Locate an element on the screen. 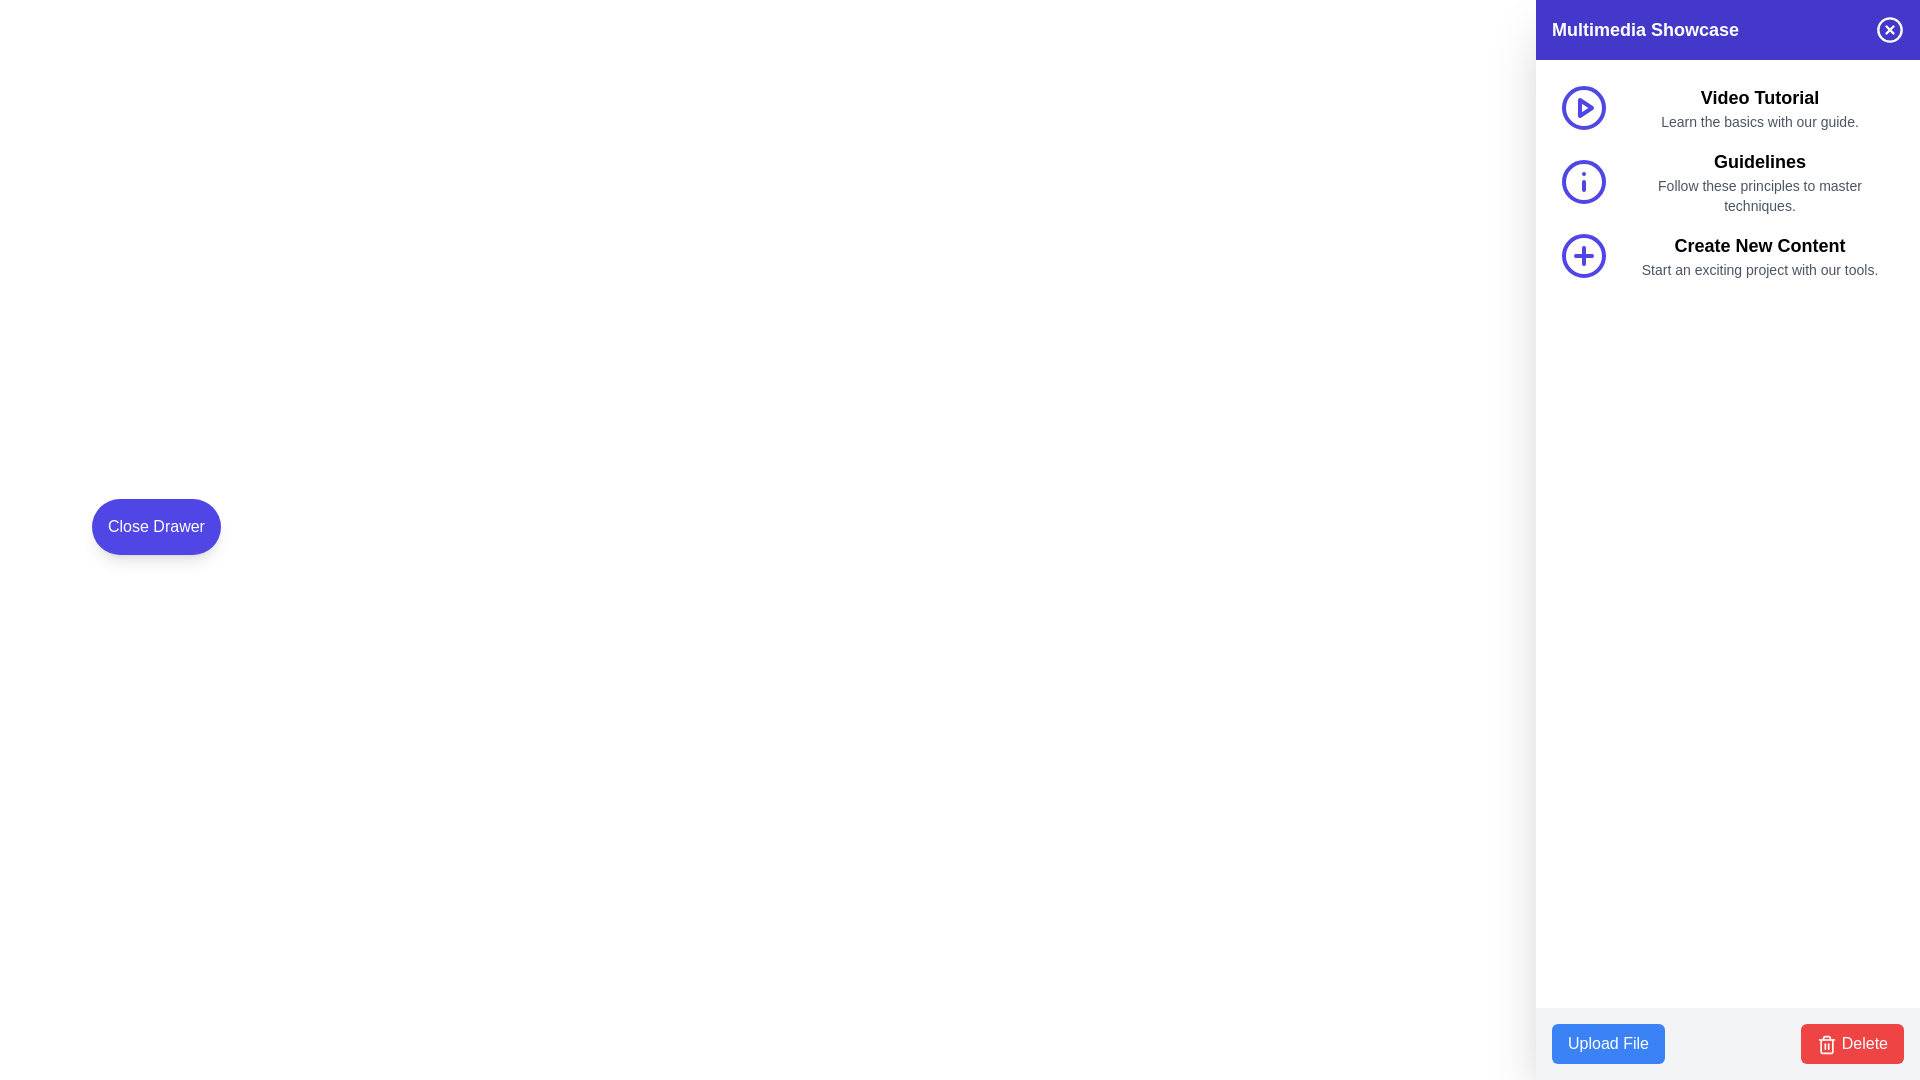  the informational section with the blue circular information icon and the heading 'Guidelines' is located at coordinates (1727, 181).